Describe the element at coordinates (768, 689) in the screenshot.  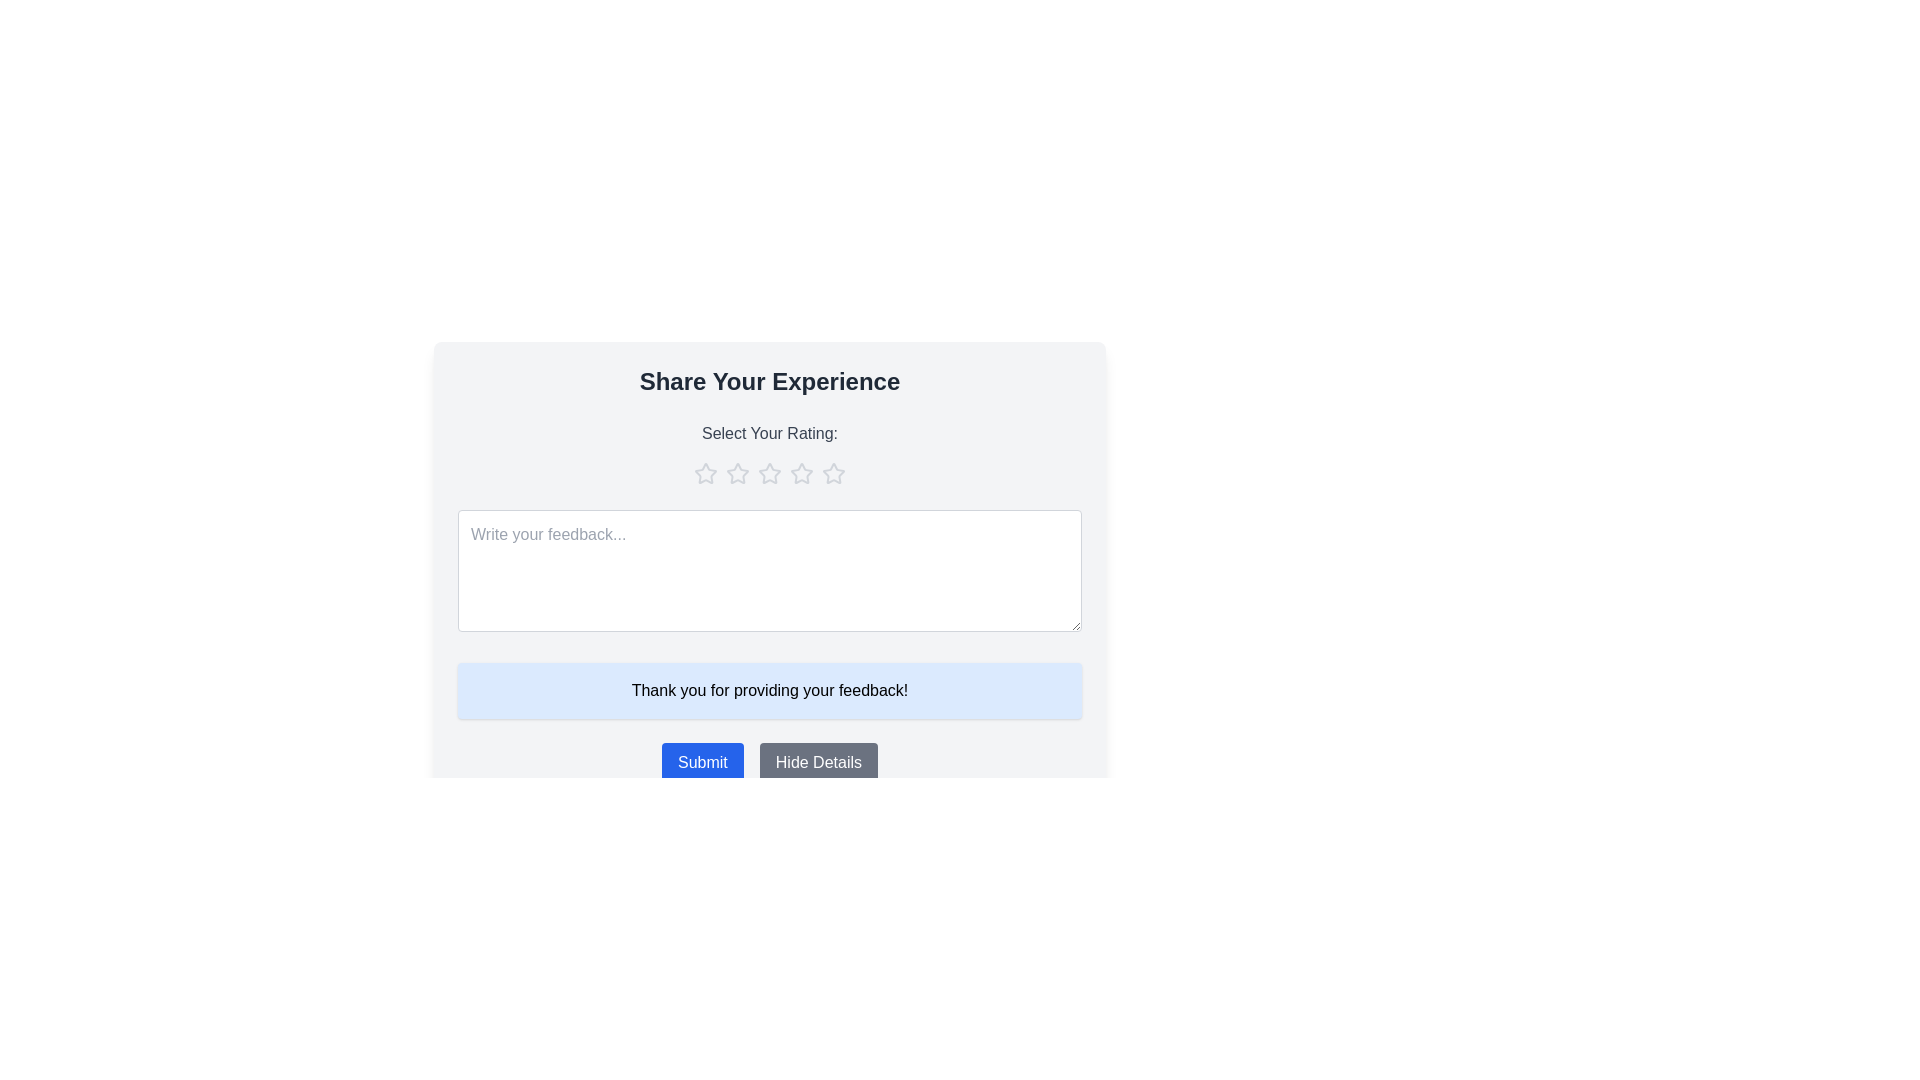
I see `the confirmation message text box that acknowledges user feedback submission, positioned below the feedback text area and above the 'Submit' and 'Hide Details' buttons` at that location.